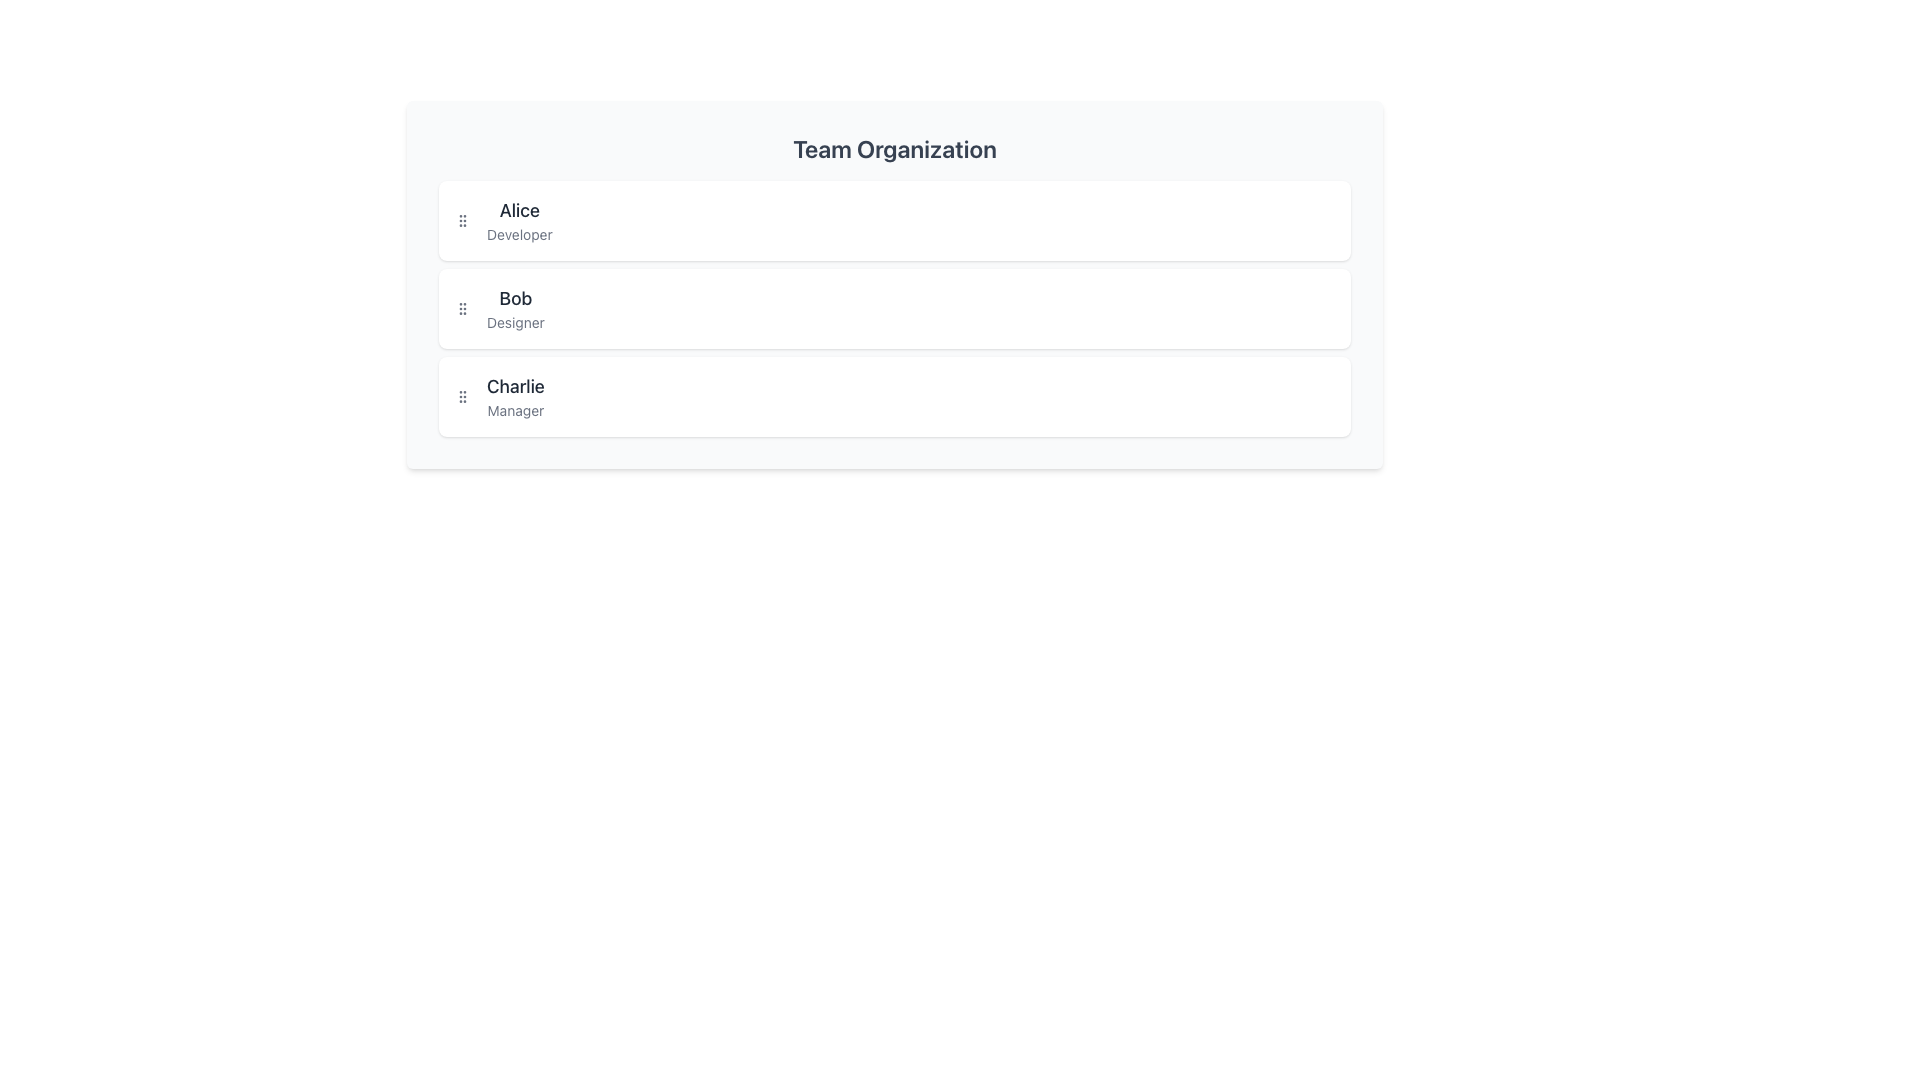  I want to click on the second team member card in the list, which includes names and roles of team members, positioned below 'Alice - Developer' and above 'Charlie - Manager', so click(893, 308).